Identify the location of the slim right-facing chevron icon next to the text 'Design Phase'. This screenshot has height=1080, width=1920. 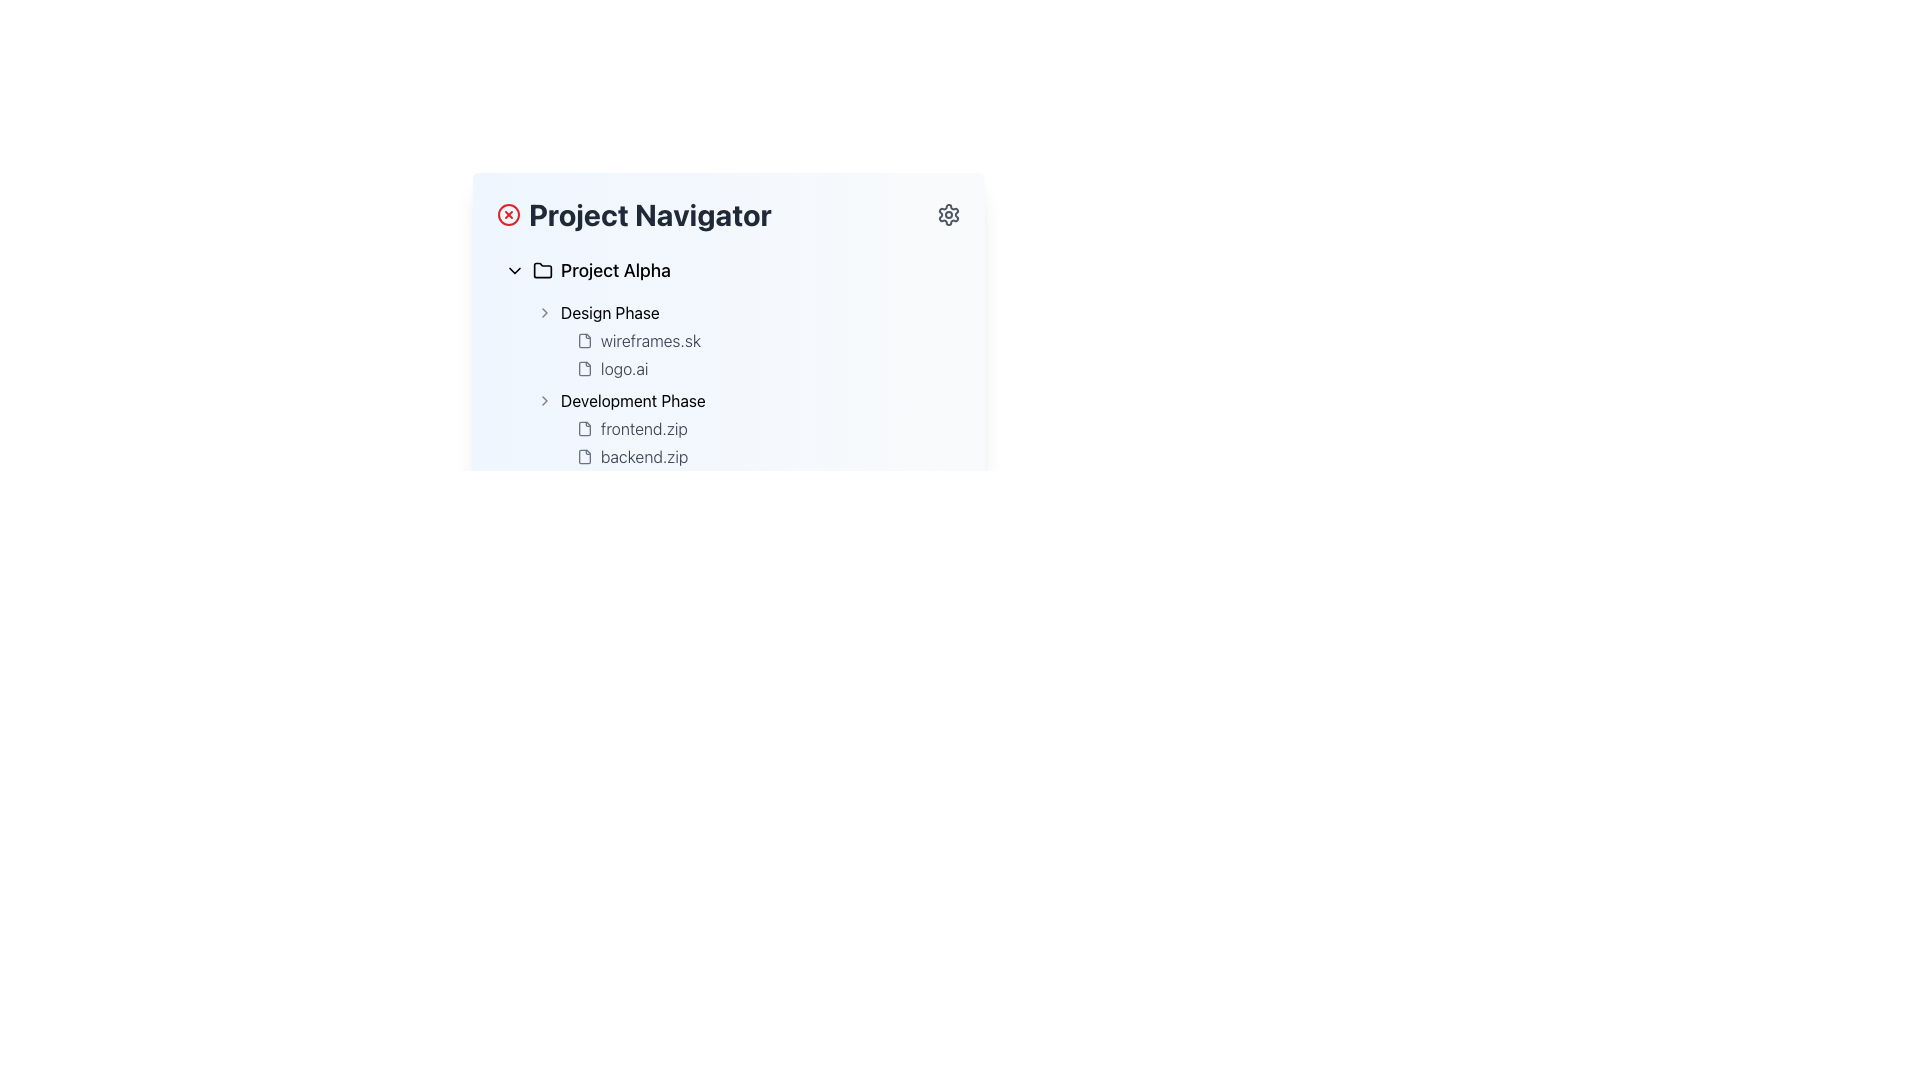
(545, 312).